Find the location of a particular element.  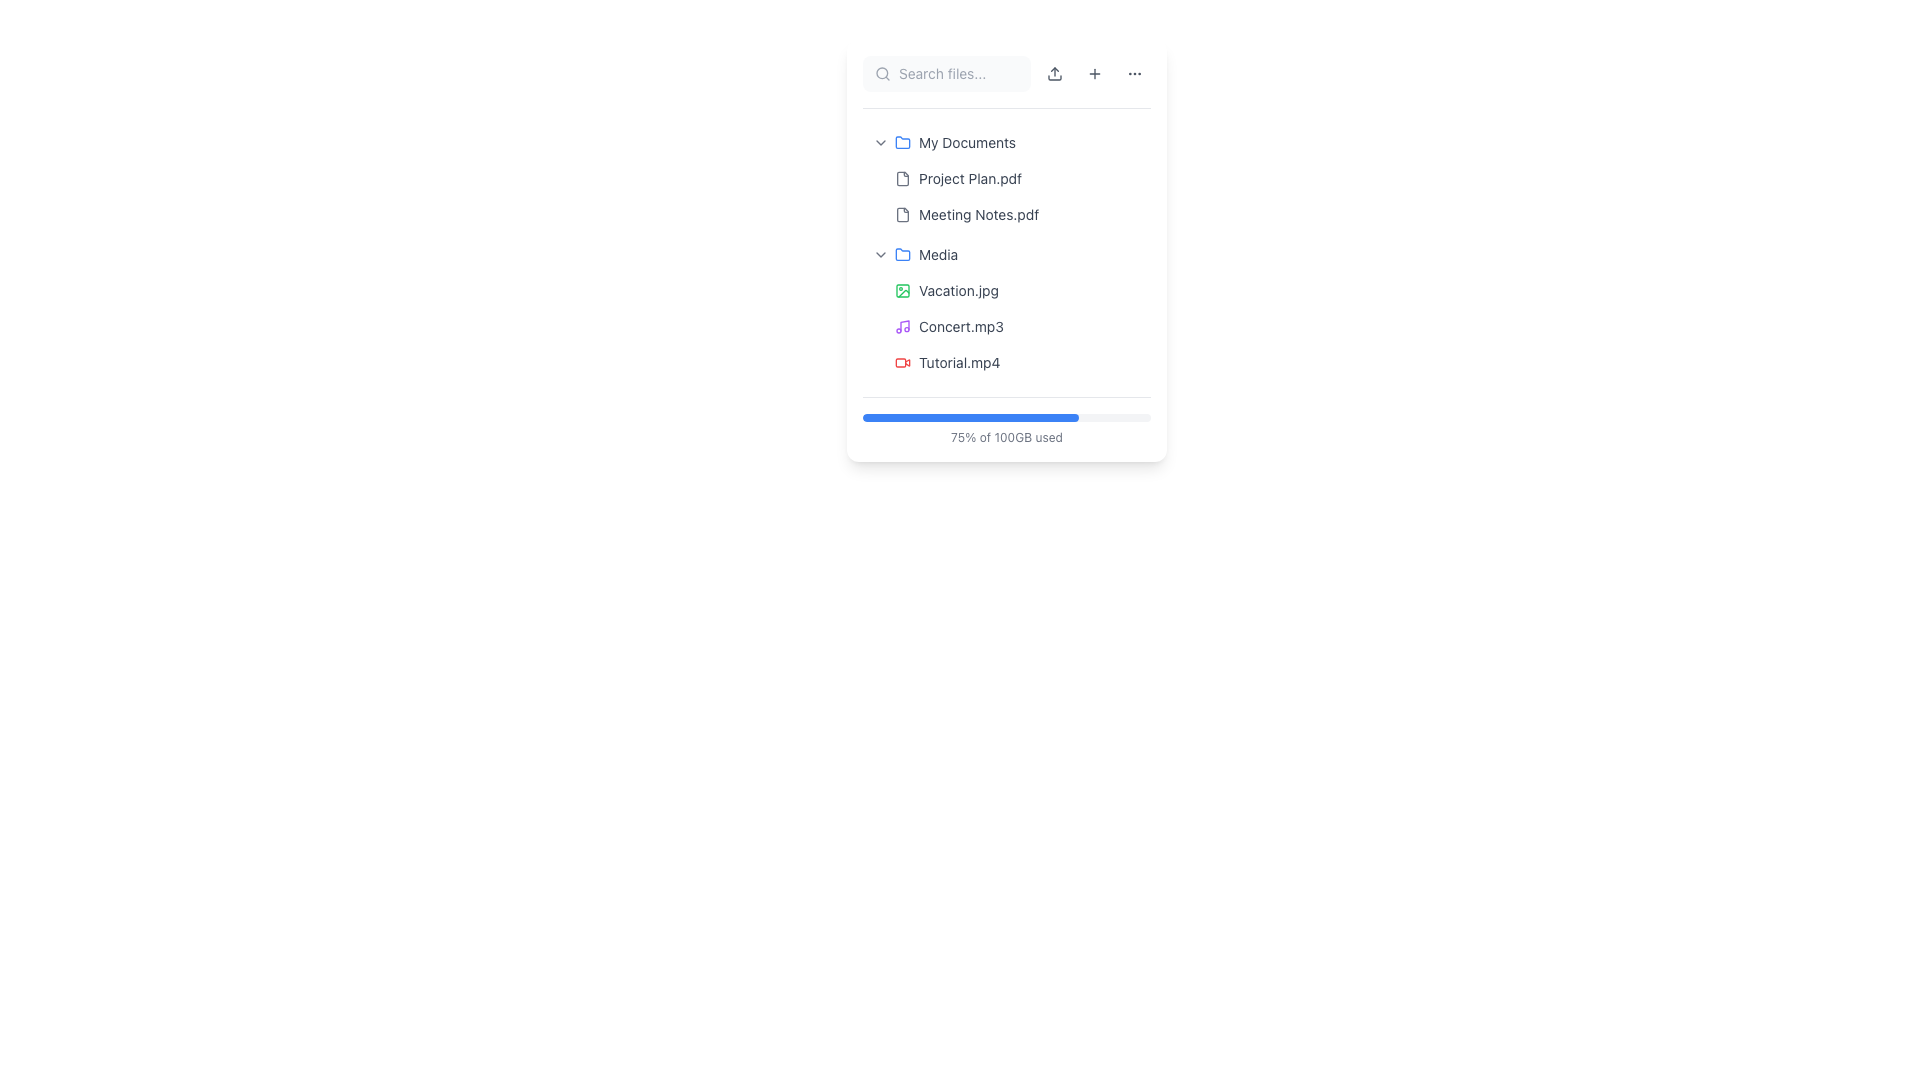

the ellipsis button located in the upper-right corner of the panel, which has a light gray background and three horizontally aligned dots is located at coordinates (1134, 72).